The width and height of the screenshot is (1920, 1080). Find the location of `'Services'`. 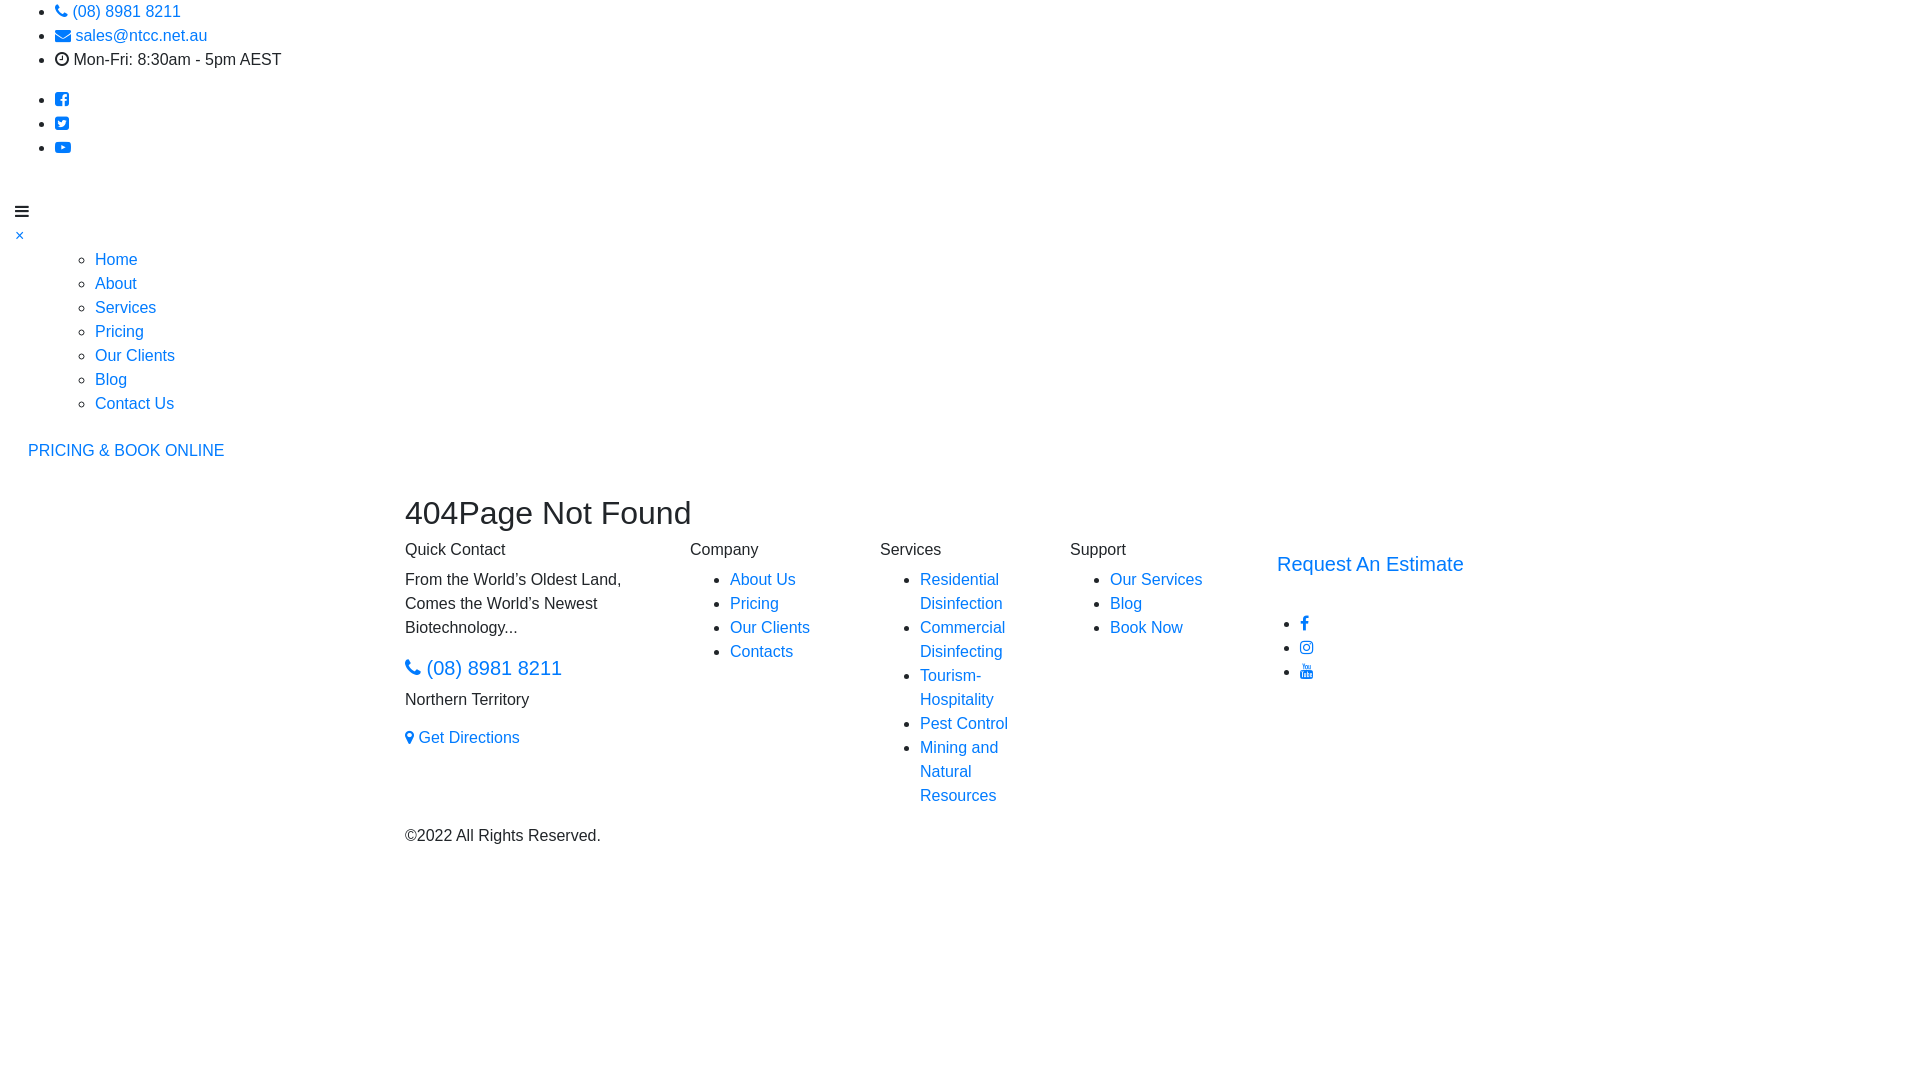

'Services' is located at coordinates (124, 307).